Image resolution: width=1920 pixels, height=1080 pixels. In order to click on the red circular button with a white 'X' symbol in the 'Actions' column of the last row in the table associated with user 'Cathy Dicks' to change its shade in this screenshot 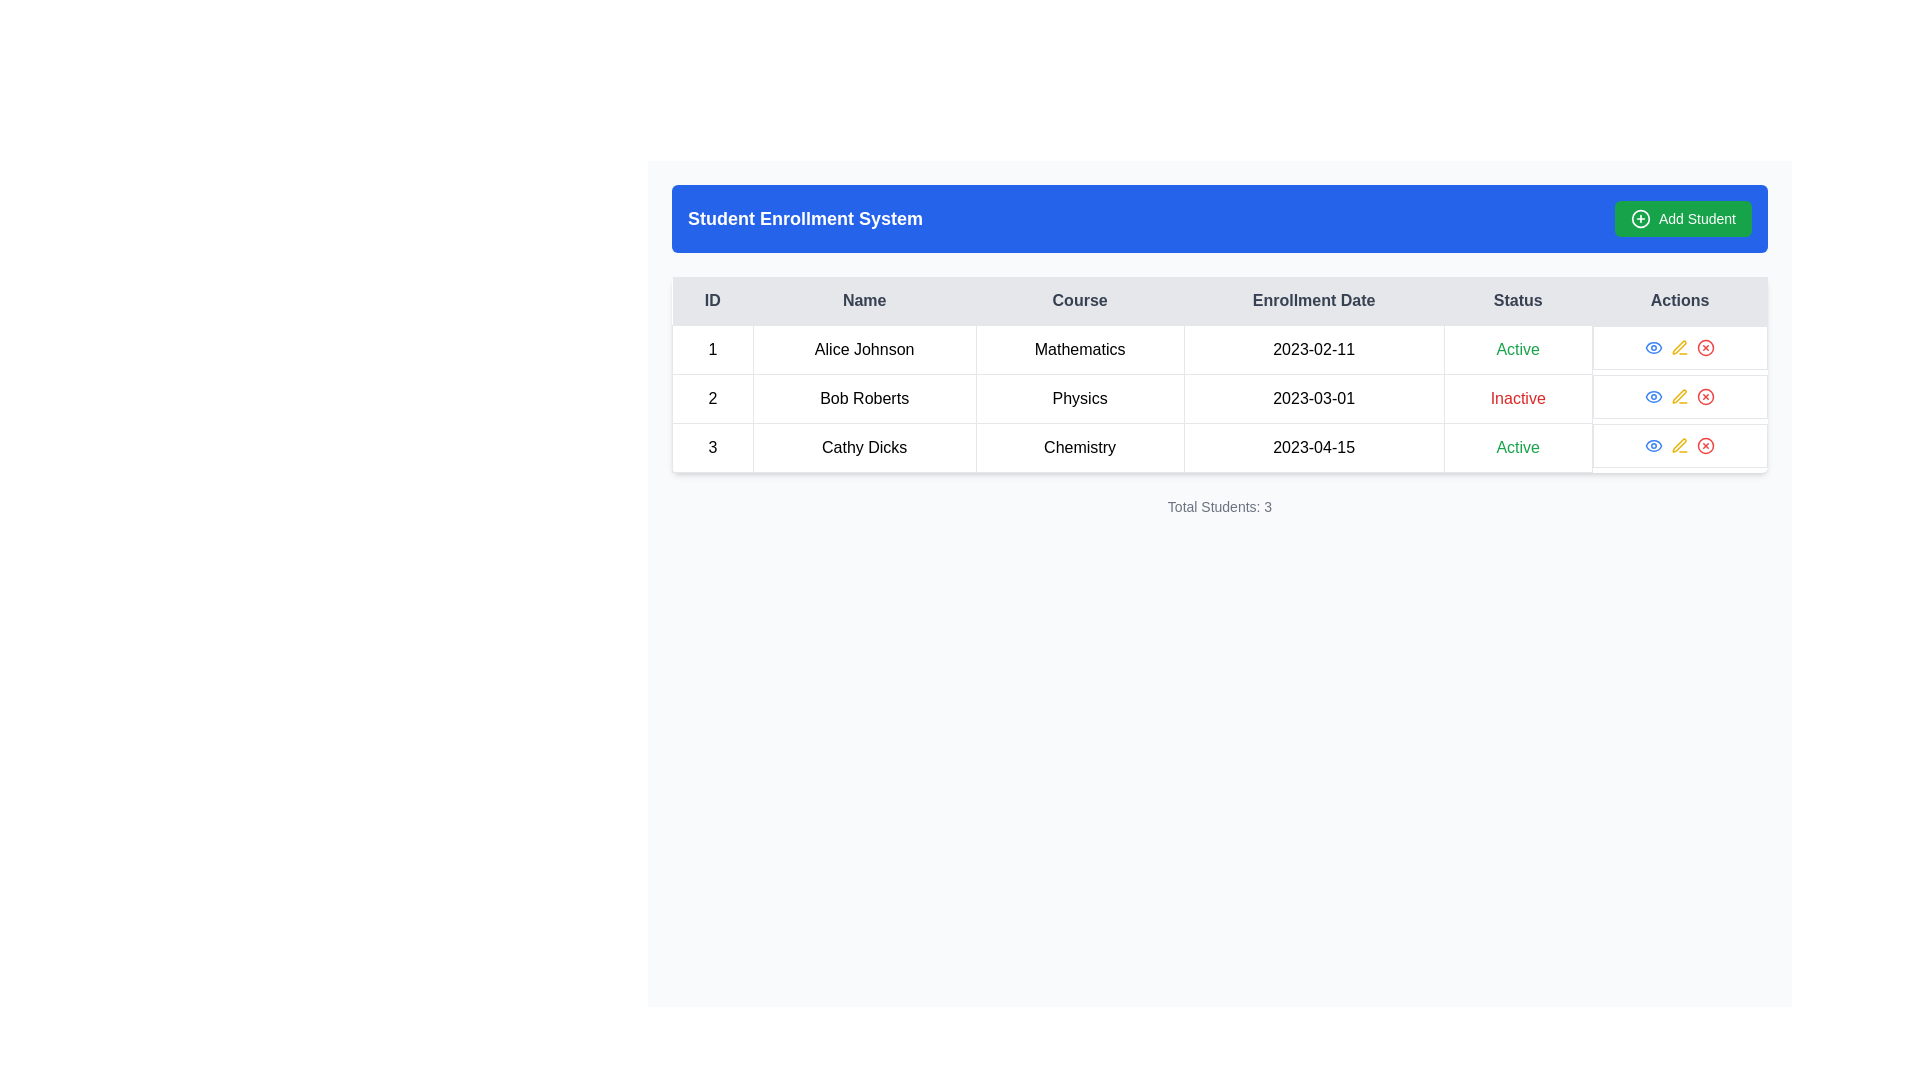, I will do `click(1705, 444)`.